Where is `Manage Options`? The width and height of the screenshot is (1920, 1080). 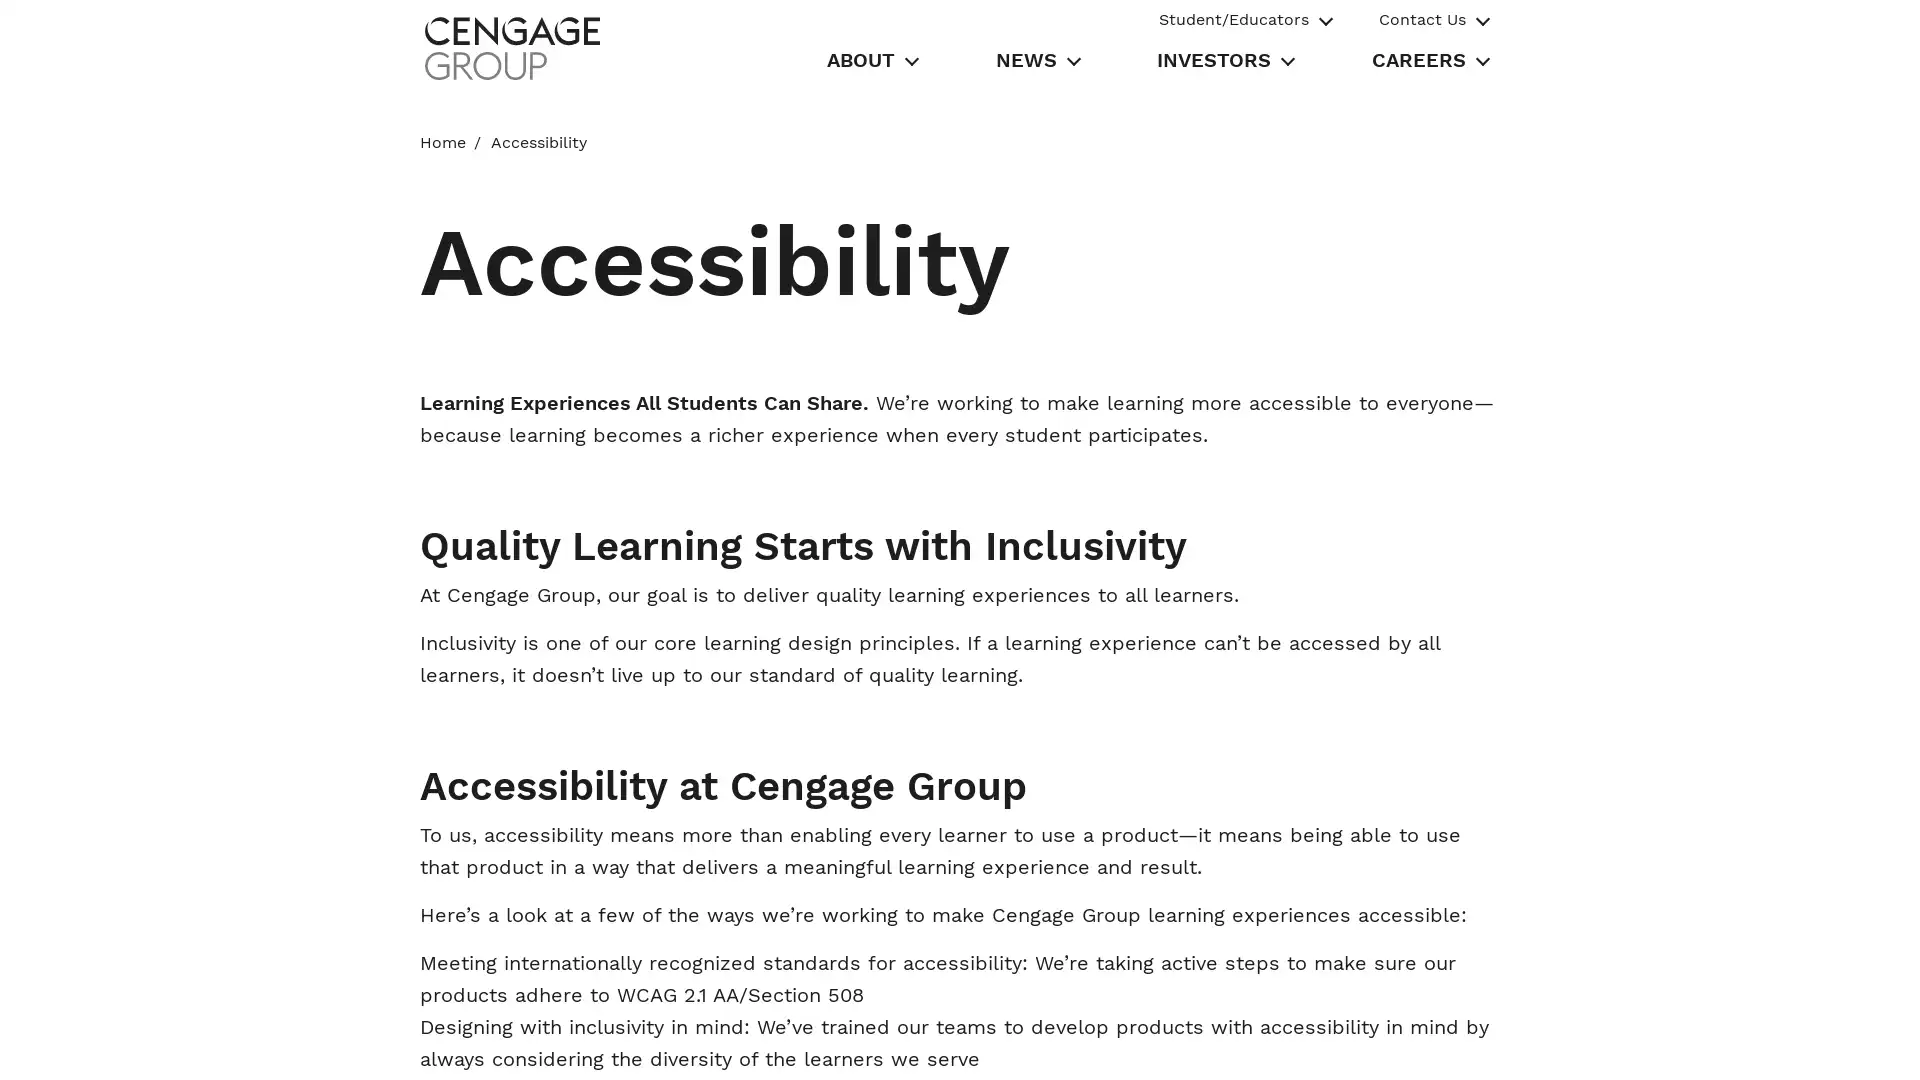 Manage Options is located at coordinates (1398, 1041).